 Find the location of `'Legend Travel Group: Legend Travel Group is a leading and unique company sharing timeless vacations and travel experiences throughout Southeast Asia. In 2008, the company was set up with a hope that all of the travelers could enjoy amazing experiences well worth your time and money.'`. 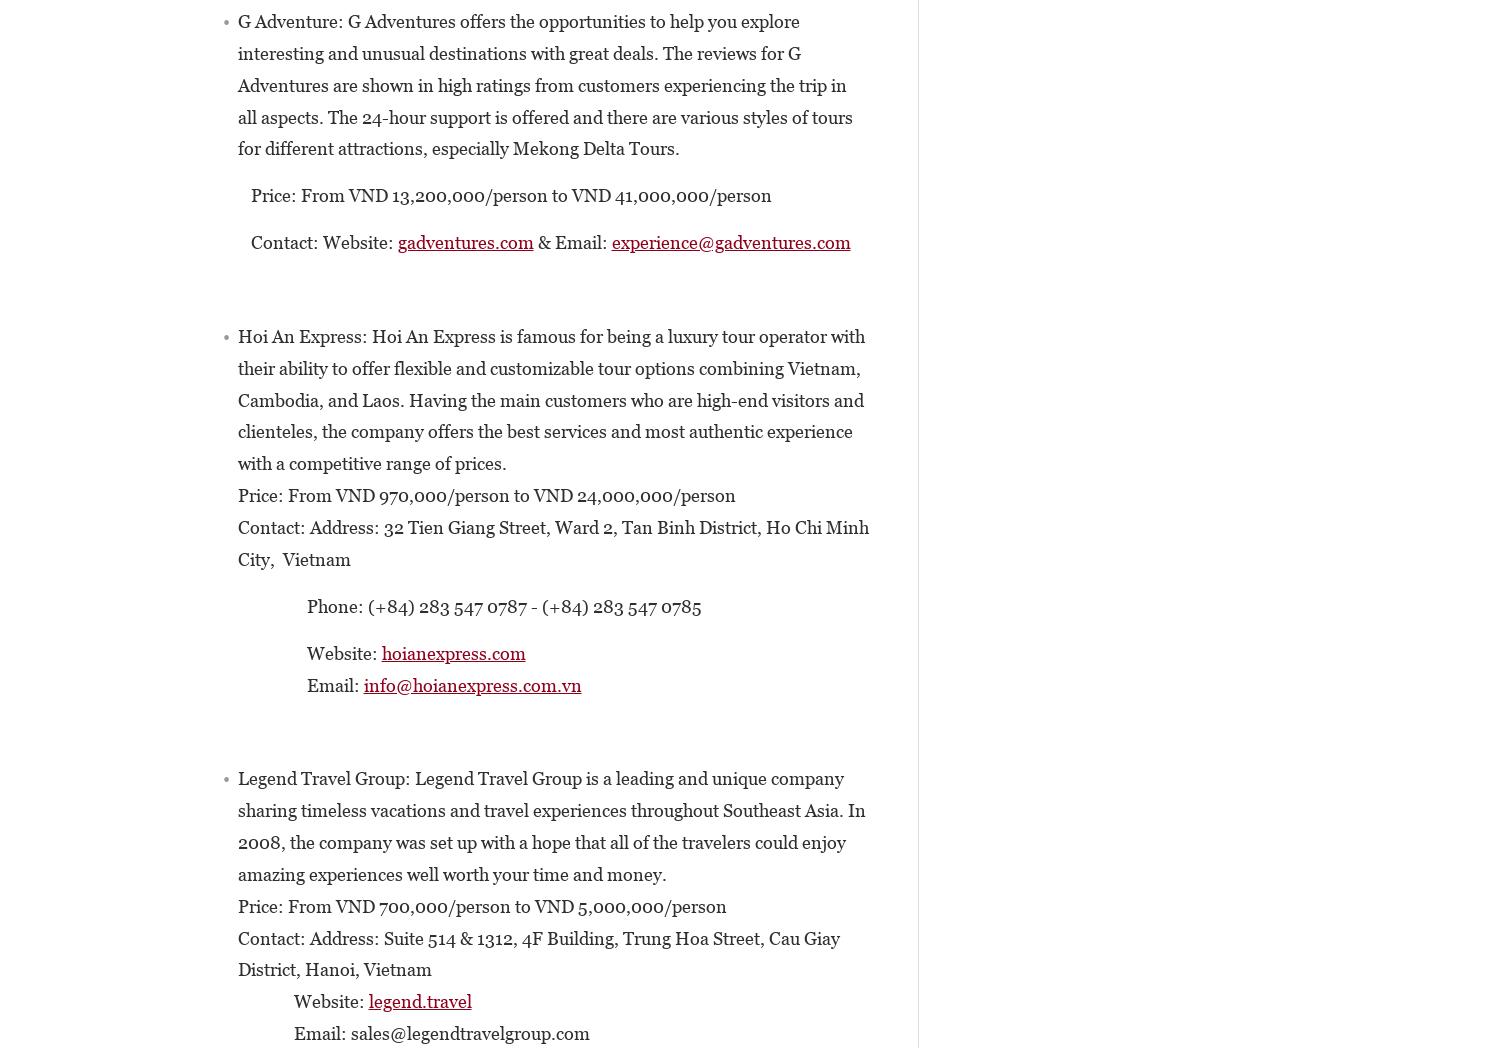

'Legend Travel Group: Legend Travel Group is a leading and unique company sharing timeless vacations and travel experiences throughout Southeast Asia. In 2008, the company was set up with a hope that all of the travelers could enjoy amazing experiences well worth your time and money.' is located at coordinates (236, 825).